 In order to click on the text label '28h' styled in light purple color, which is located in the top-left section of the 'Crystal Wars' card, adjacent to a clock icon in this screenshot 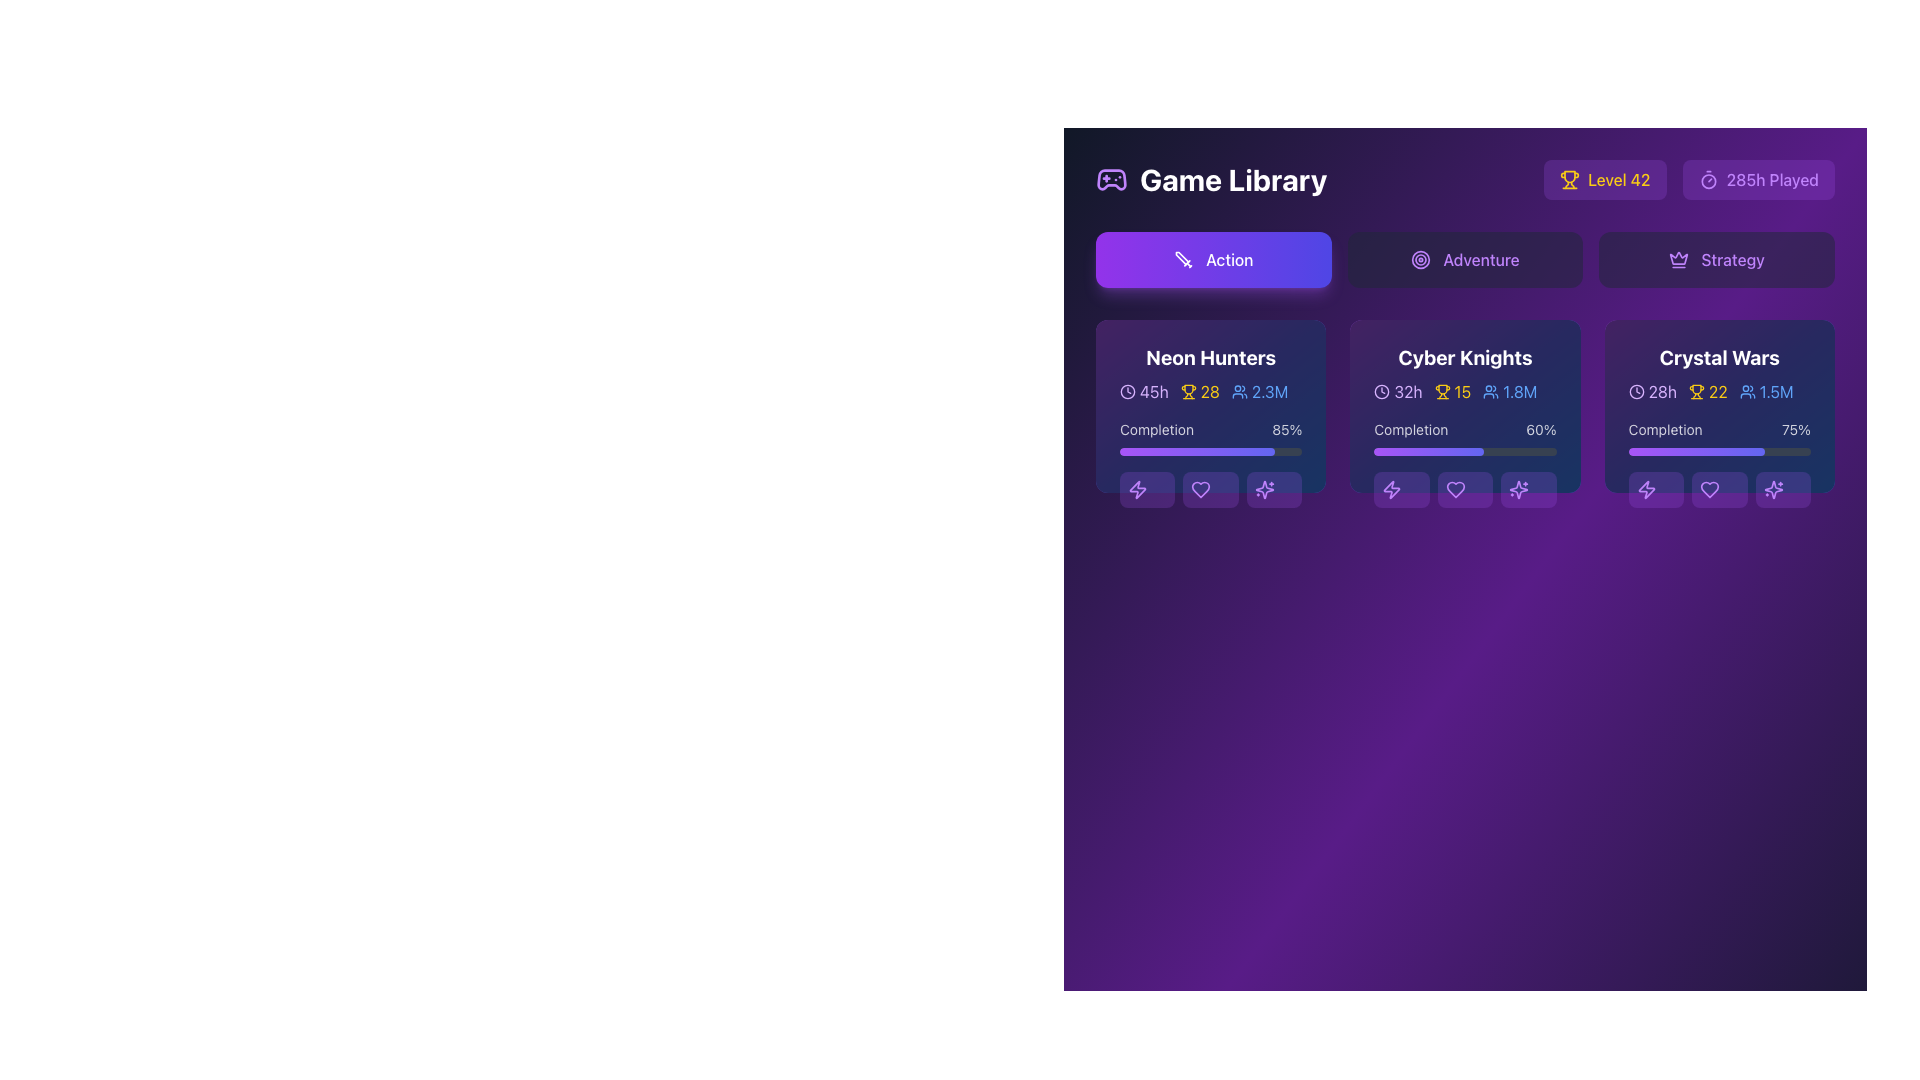, I will do `click(1662, 392)`.